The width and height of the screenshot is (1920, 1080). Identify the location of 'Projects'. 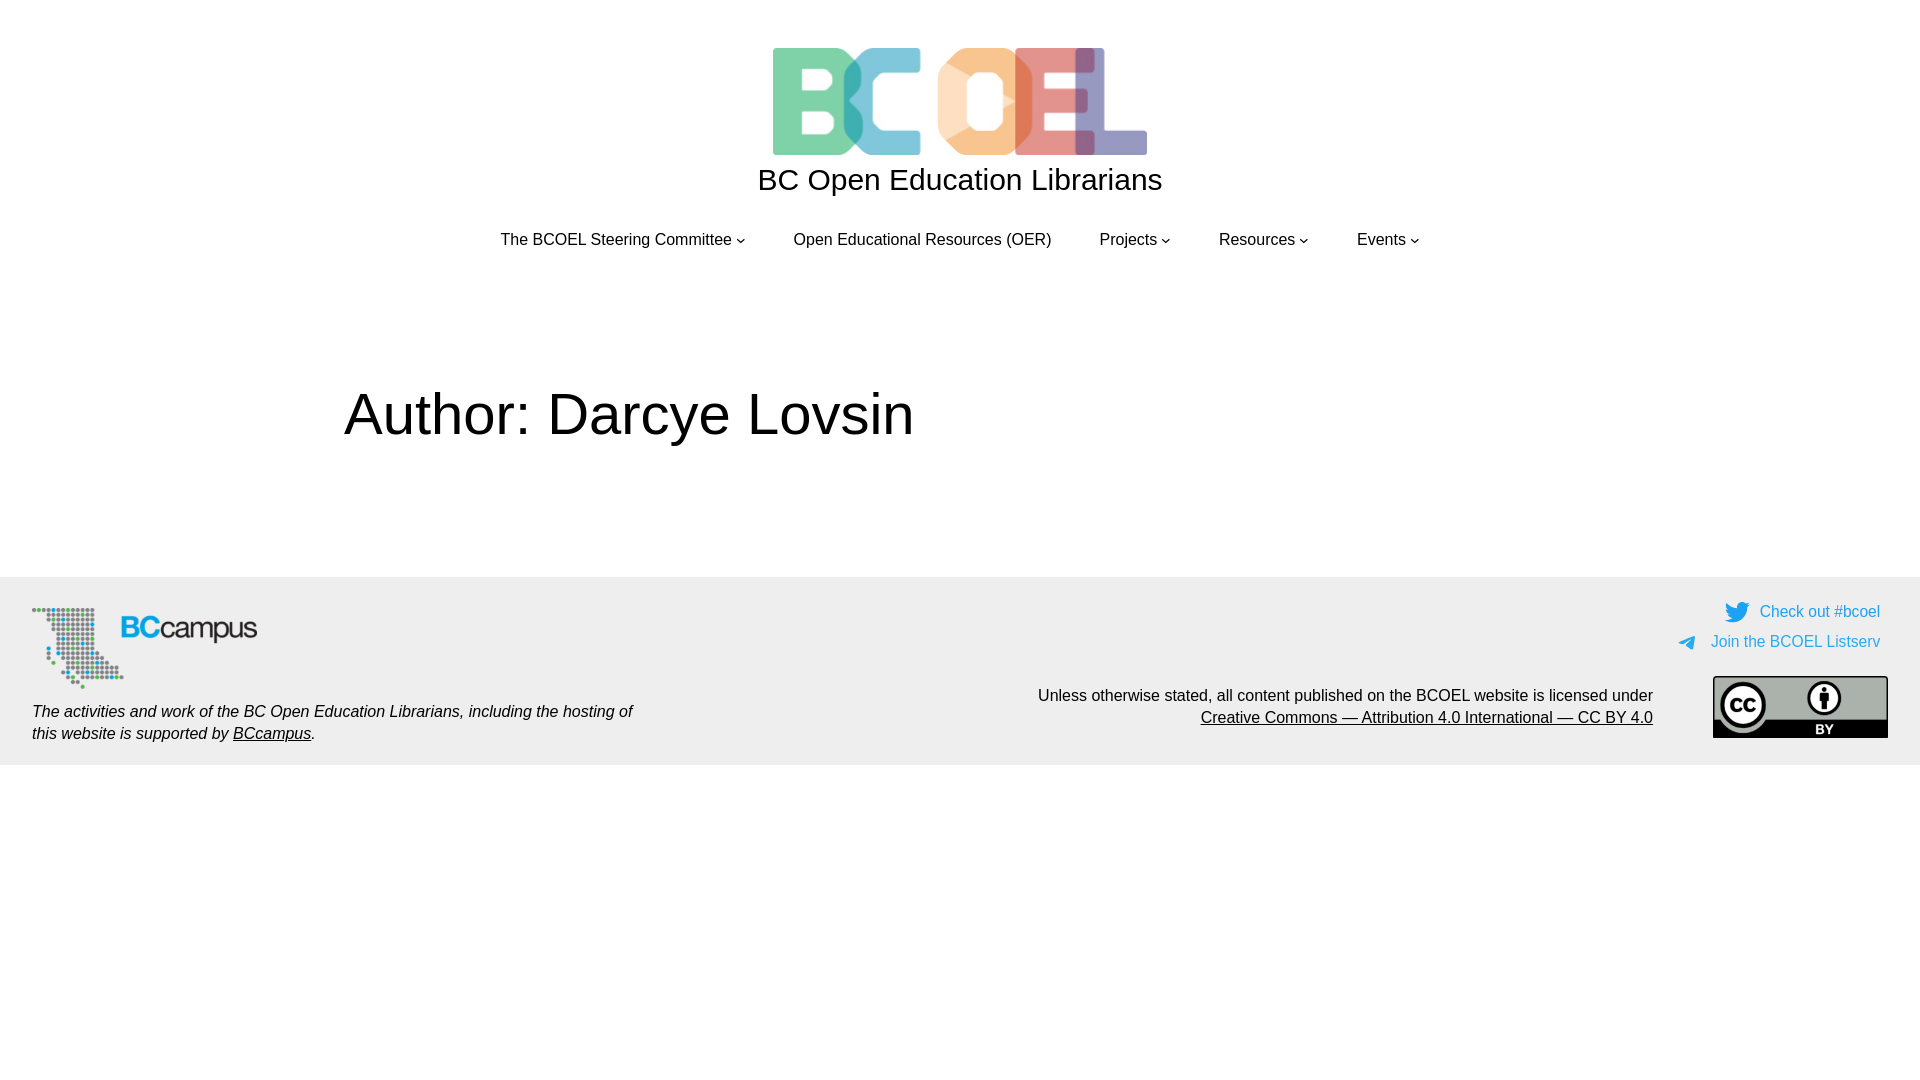
(1128, 238).